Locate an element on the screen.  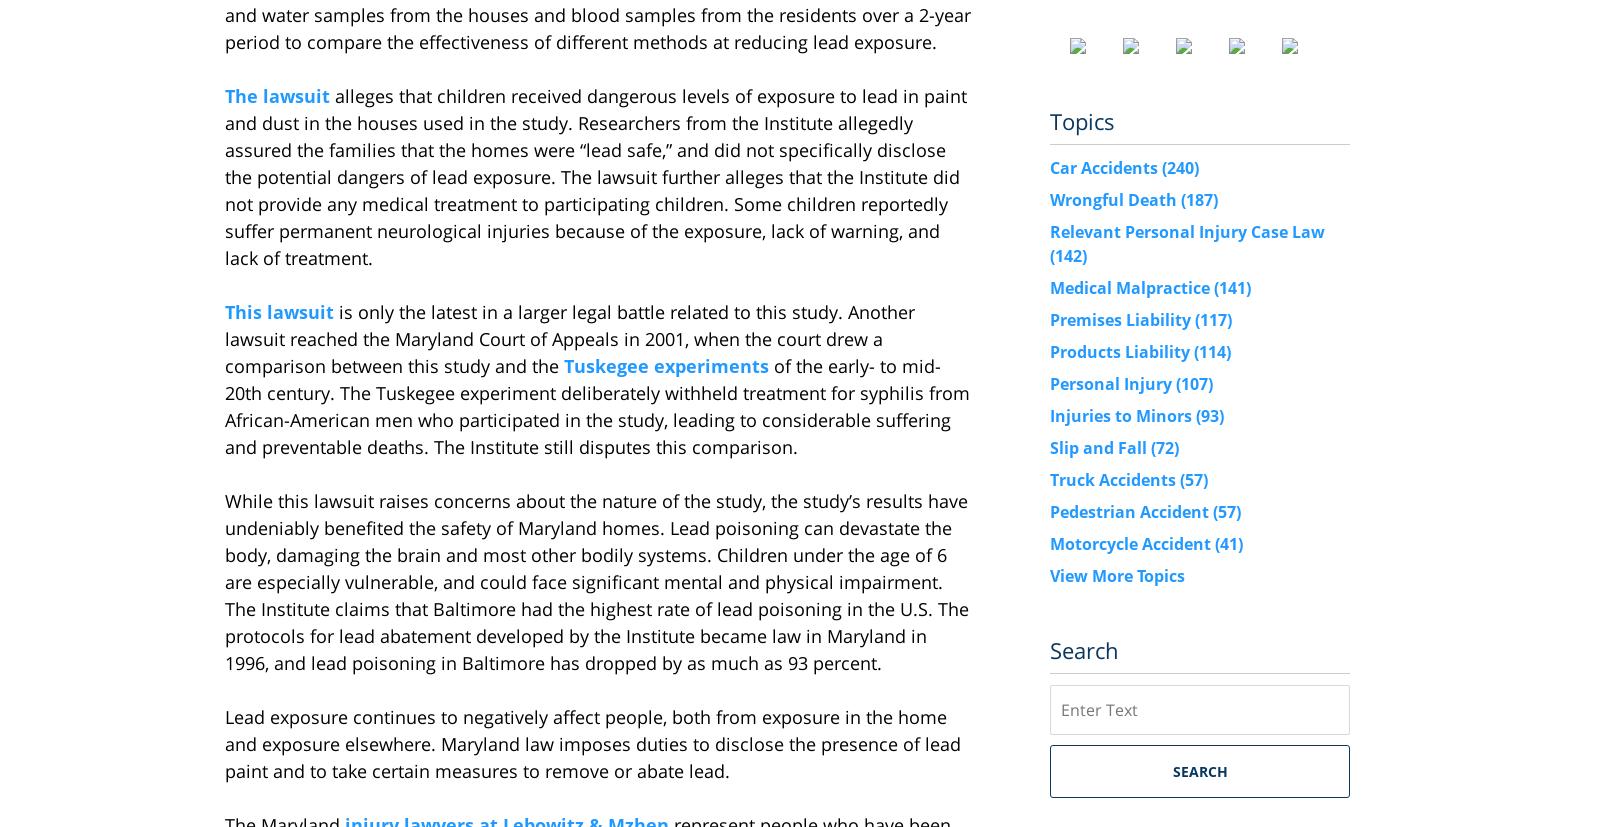
'(107)' is located at coordinates (1194, 382).